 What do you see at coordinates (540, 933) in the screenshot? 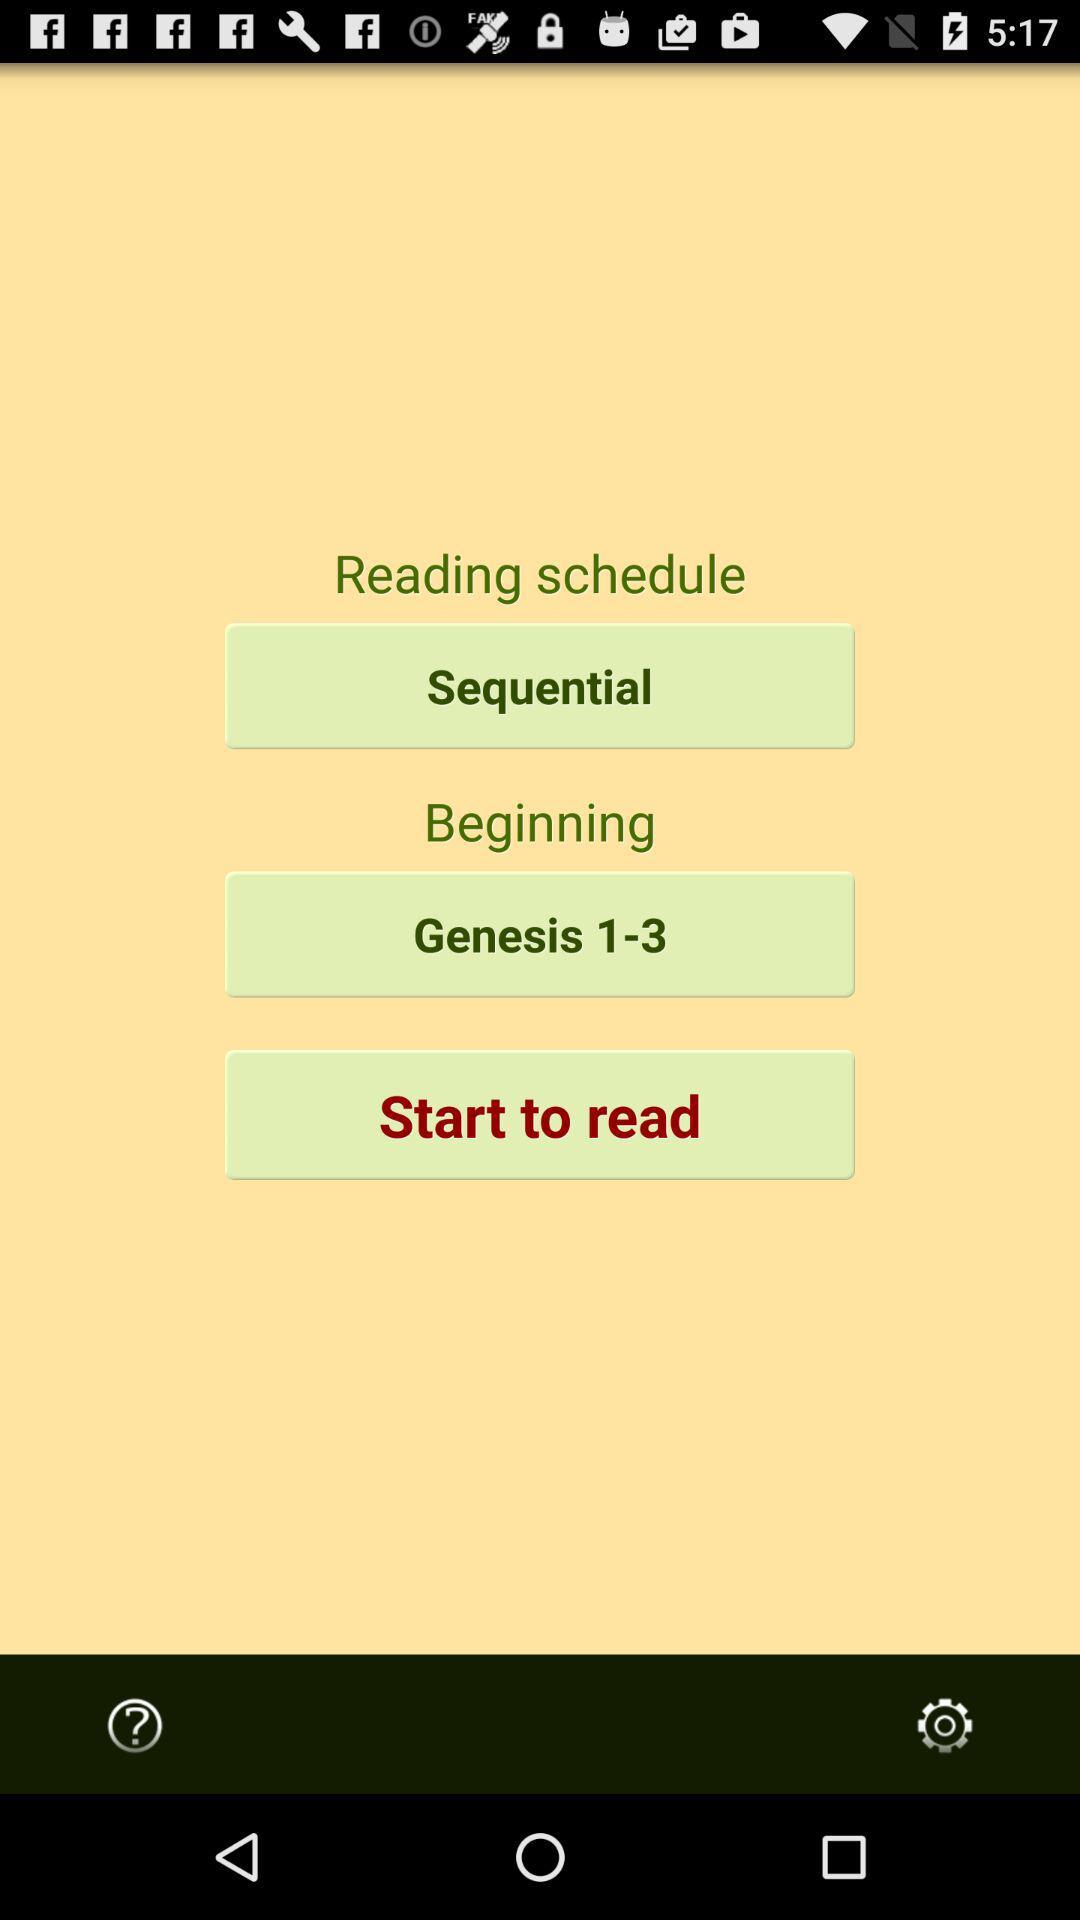
I see `app below the beginning app` at bounding box center [540, 933].